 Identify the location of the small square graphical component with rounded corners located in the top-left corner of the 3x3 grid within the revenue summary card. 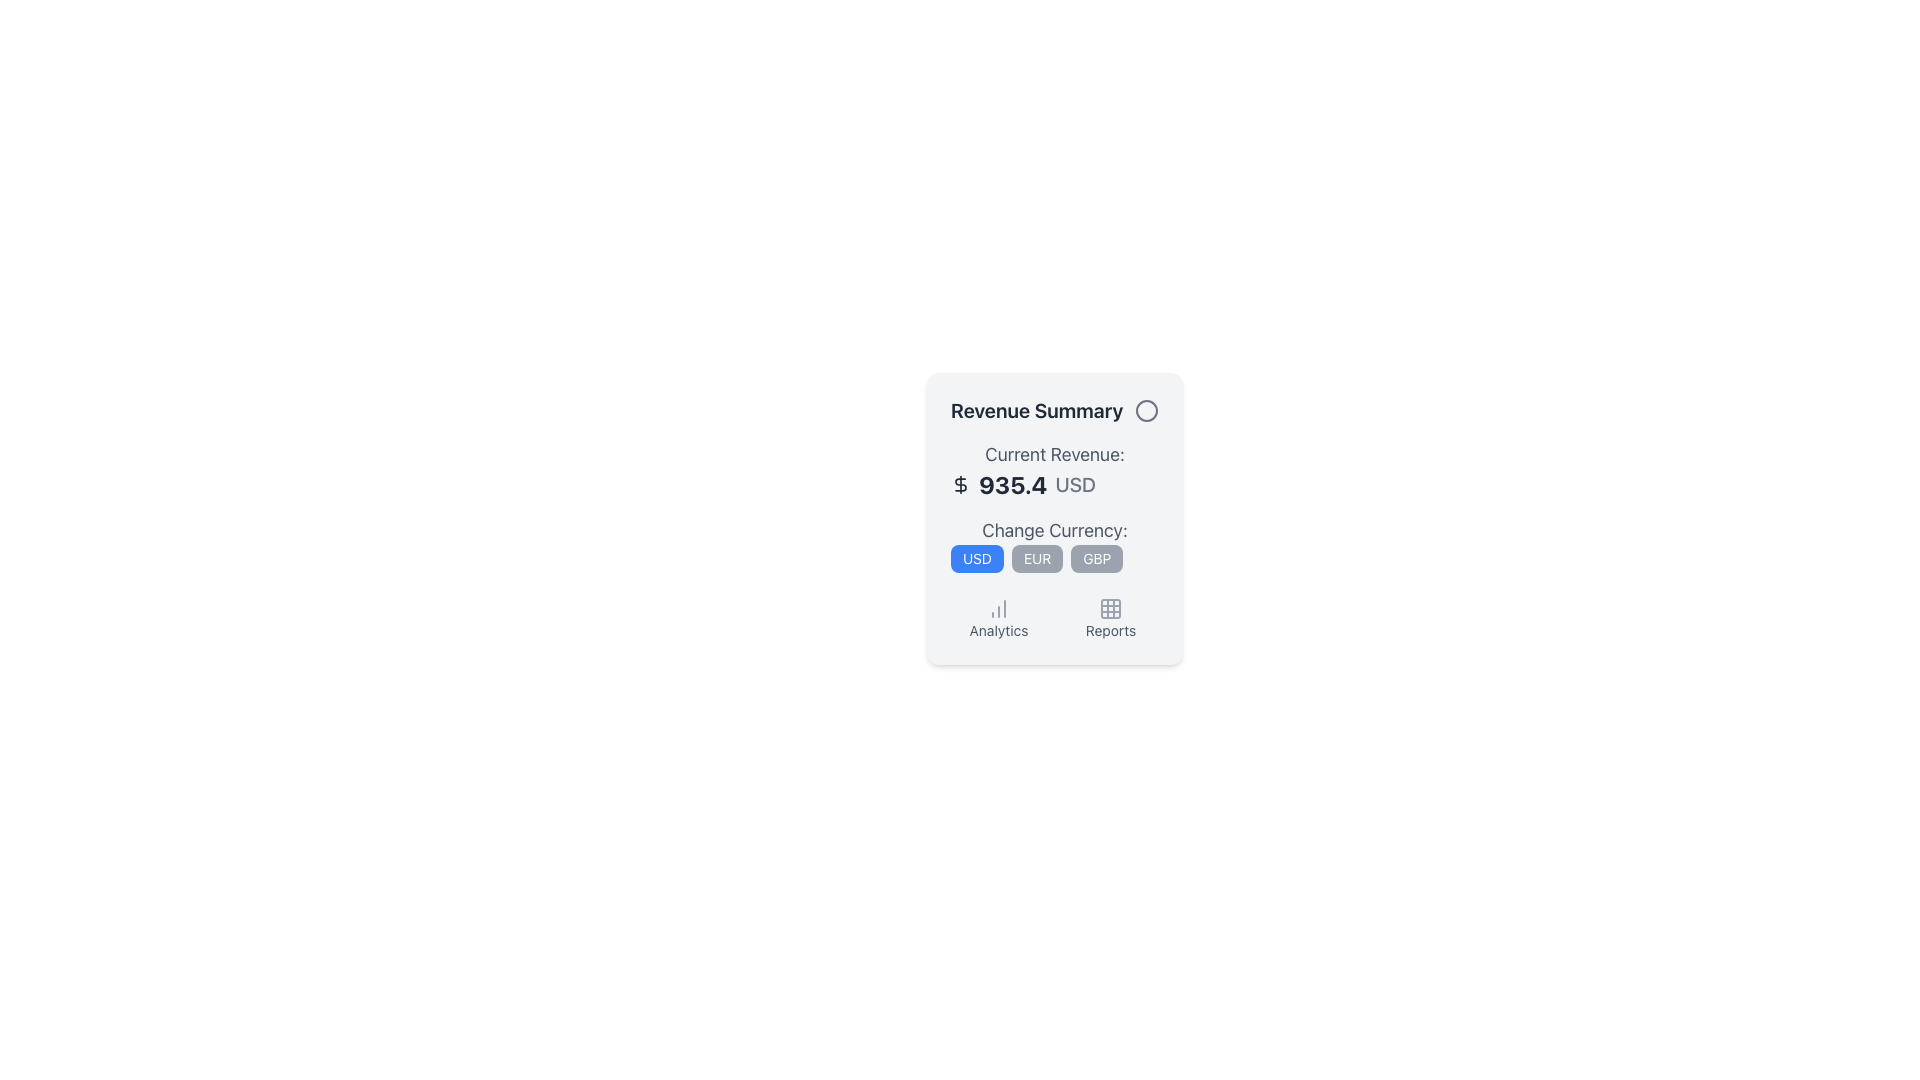
(1109, 608).